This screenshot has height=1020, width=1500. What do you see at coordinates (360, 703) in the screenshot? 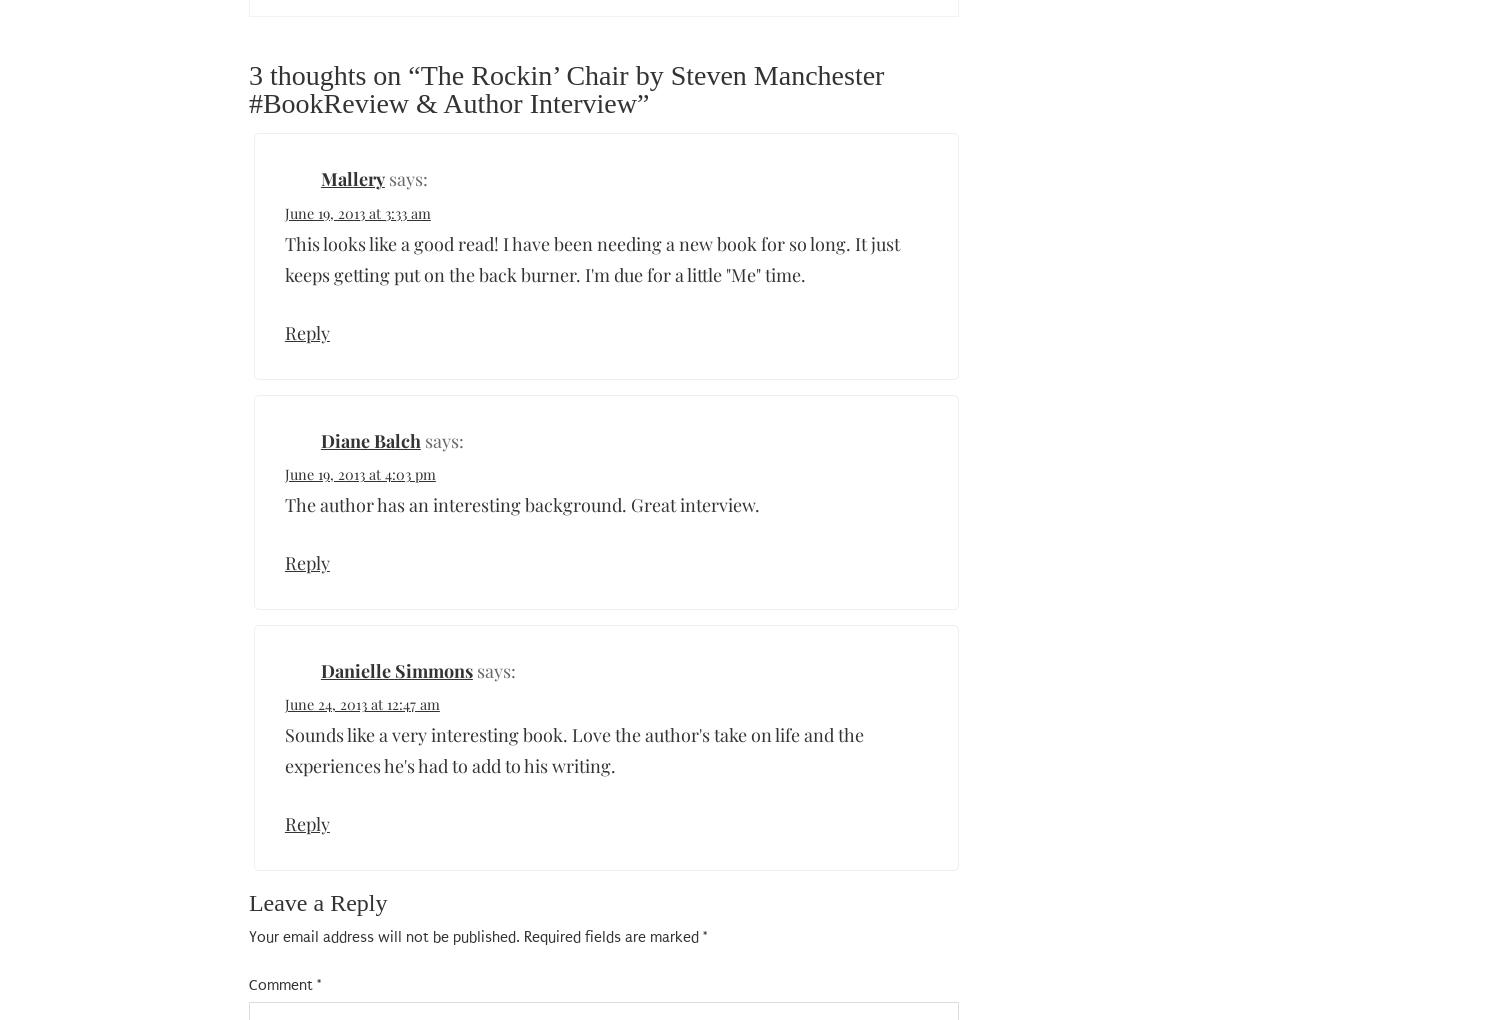
I see `'June 24, 2013 at 12:47 am'` at bounding box center [360, 703].